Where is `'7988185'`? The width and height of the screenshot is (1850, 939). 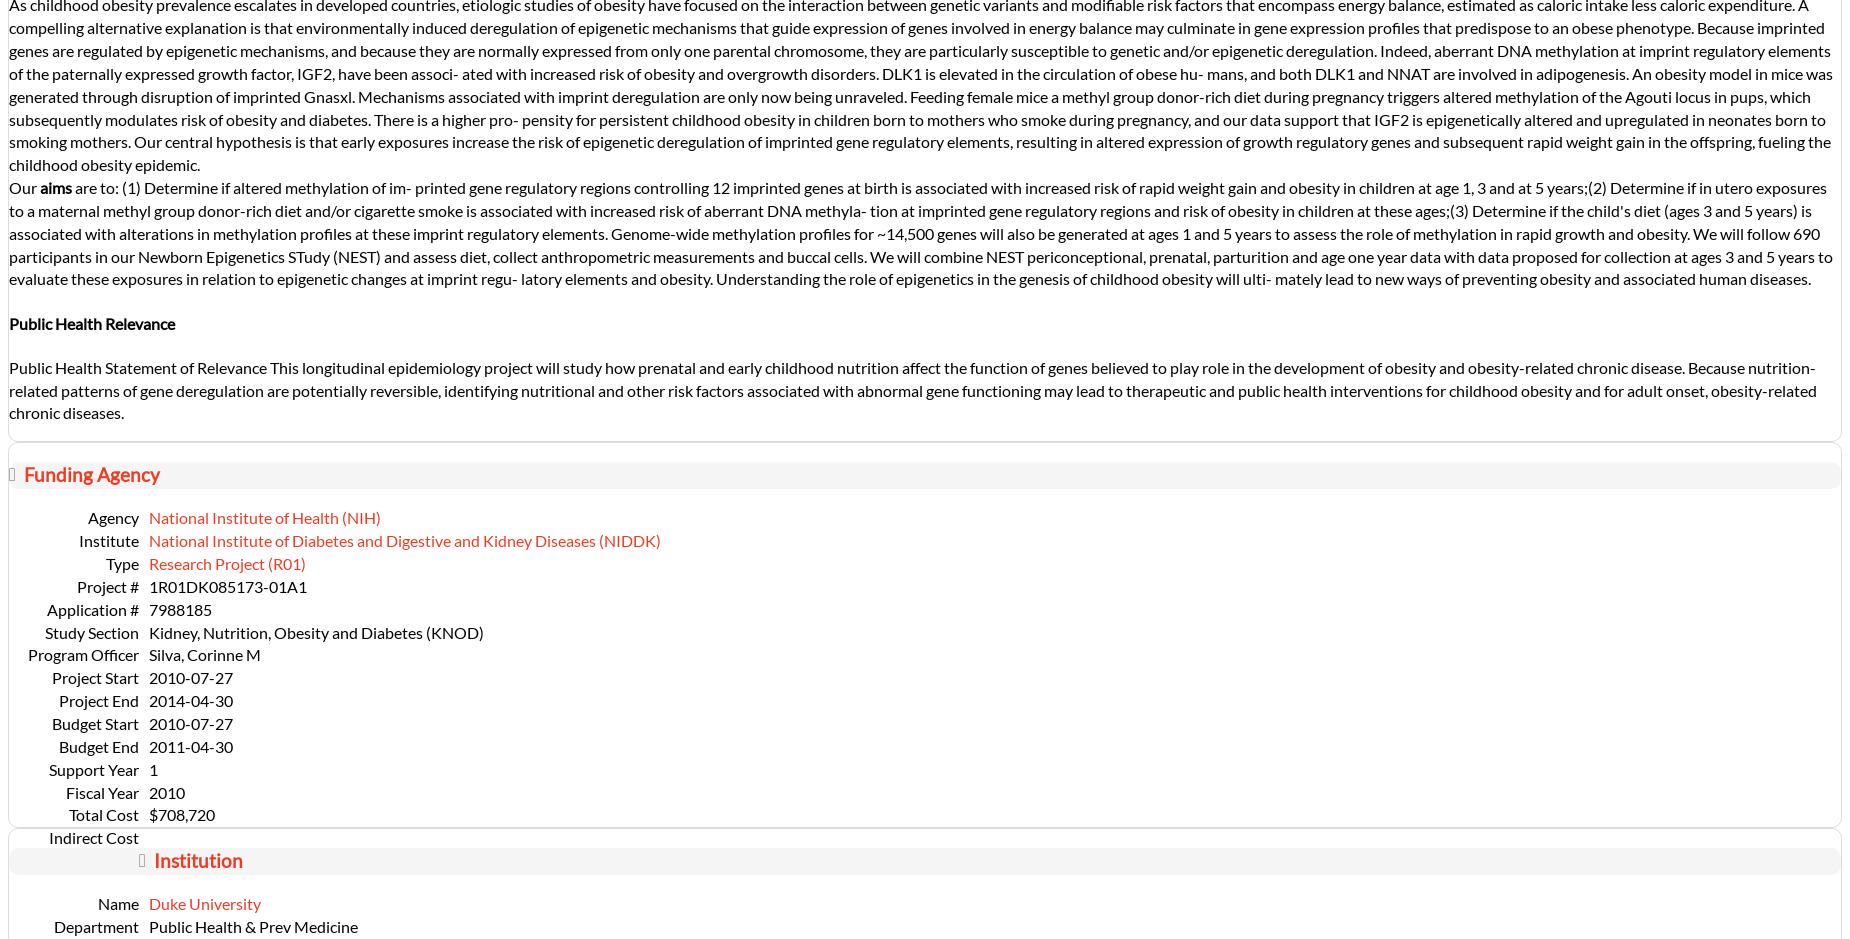
'7988185' is located at coordinates (147, 608).